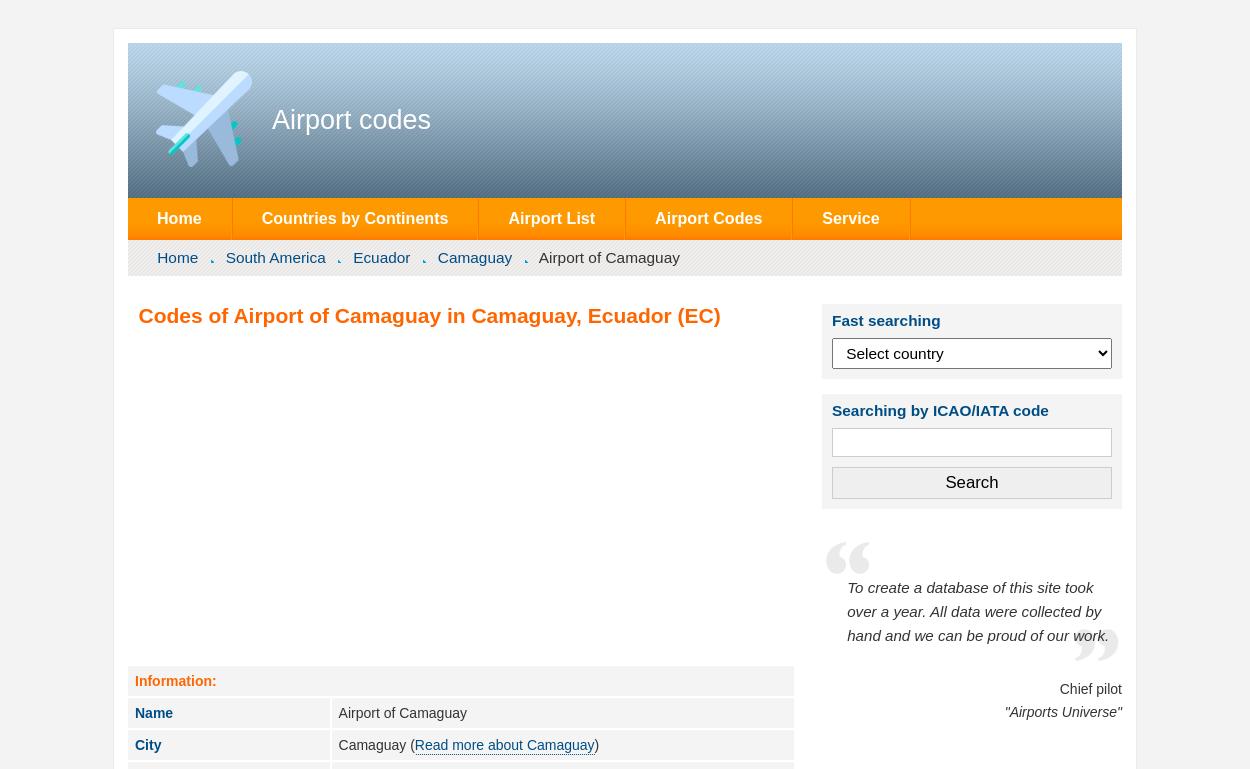 The width and height of the screenshot is (1250, 769). Describe the element at coordinates (551, 218) in the screenshot. I see `'Airport List'` at that location.